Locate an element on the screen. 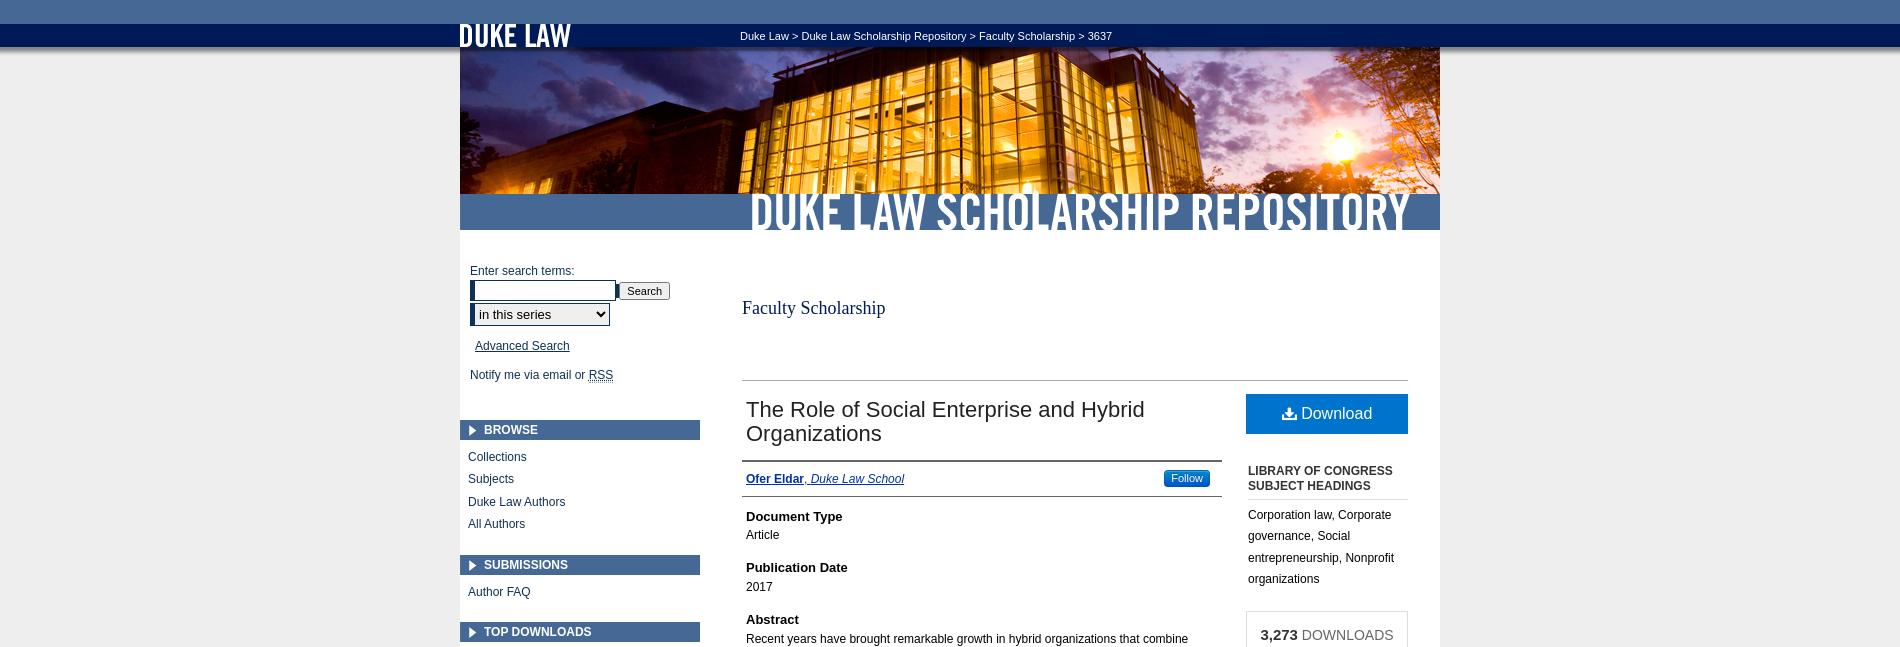 Image resolution: width=1900 pixels, height=647 pixels. 'Top Downloads' is located at coordinates (537, 631).